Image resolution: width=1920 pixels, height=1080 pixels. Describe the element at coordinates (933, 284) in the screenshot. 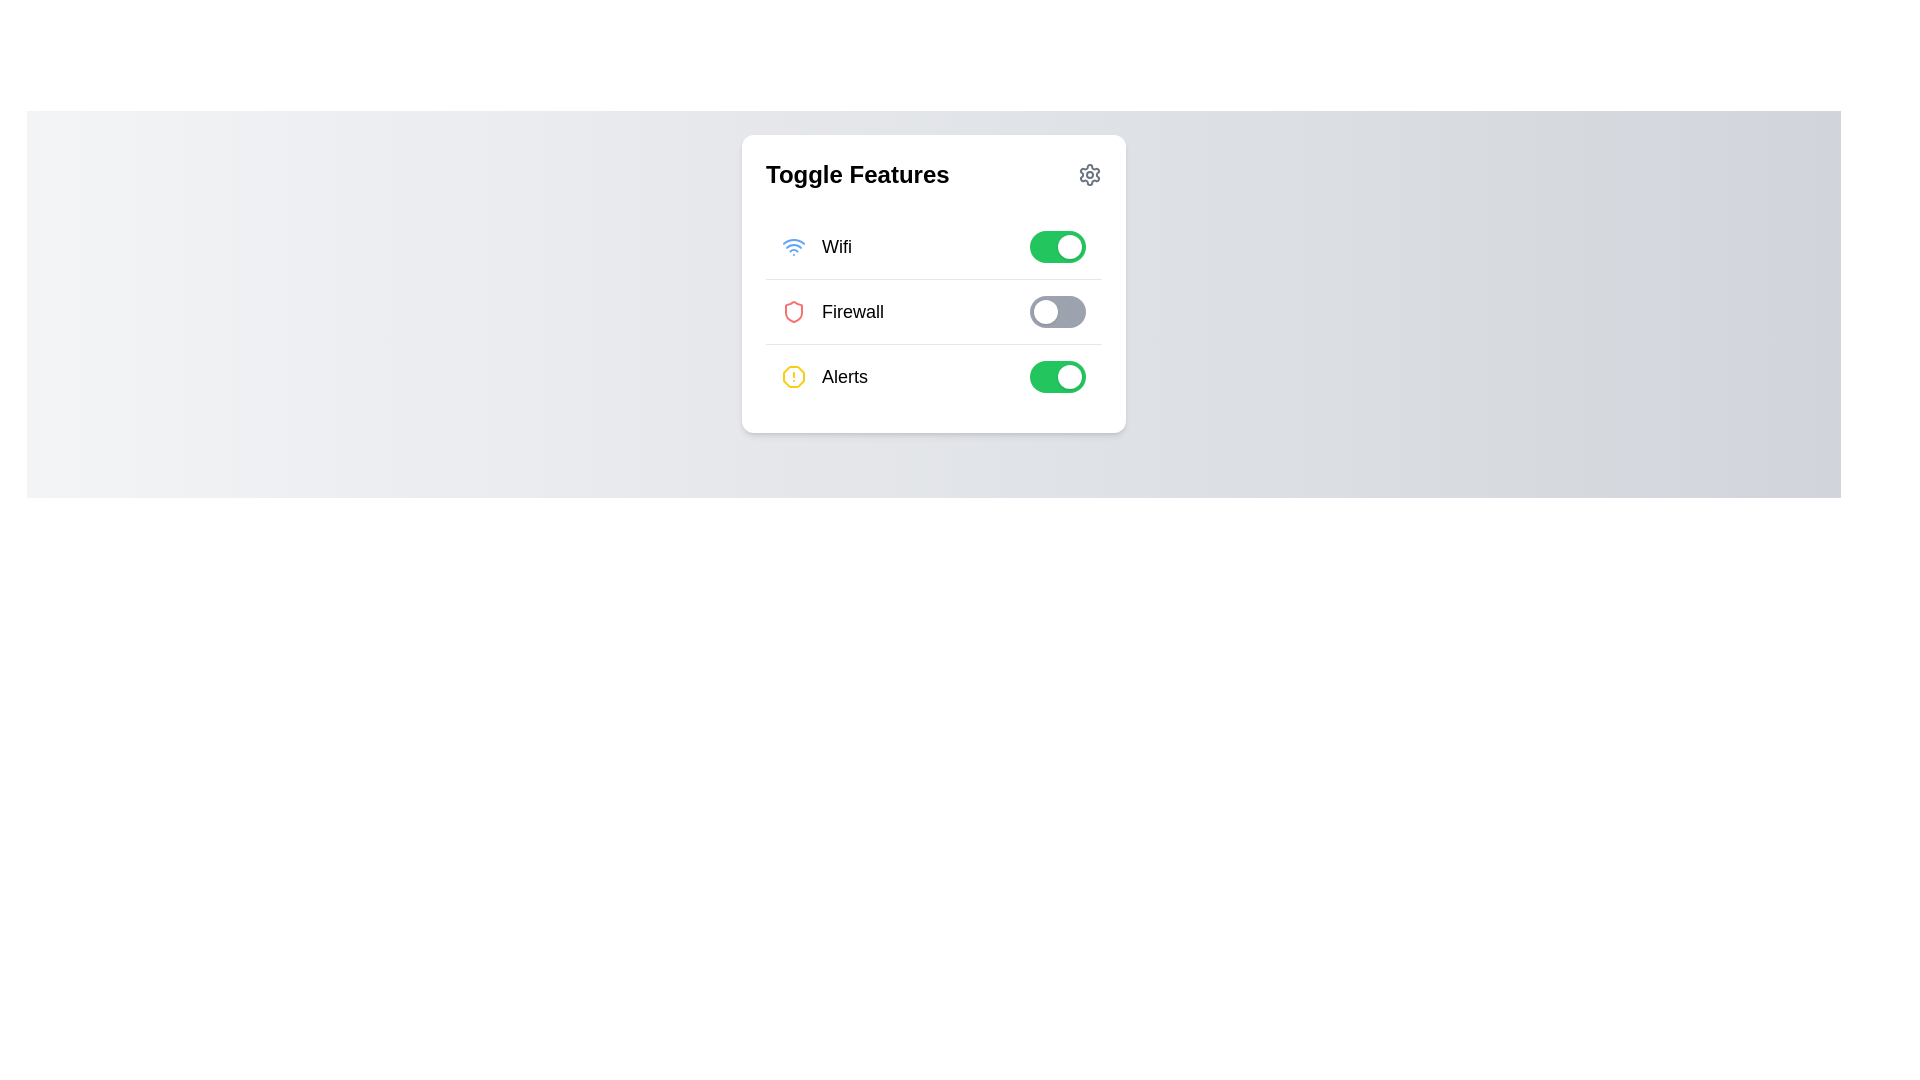

I see `the toggle switch on the Interactive control panel` at that location.